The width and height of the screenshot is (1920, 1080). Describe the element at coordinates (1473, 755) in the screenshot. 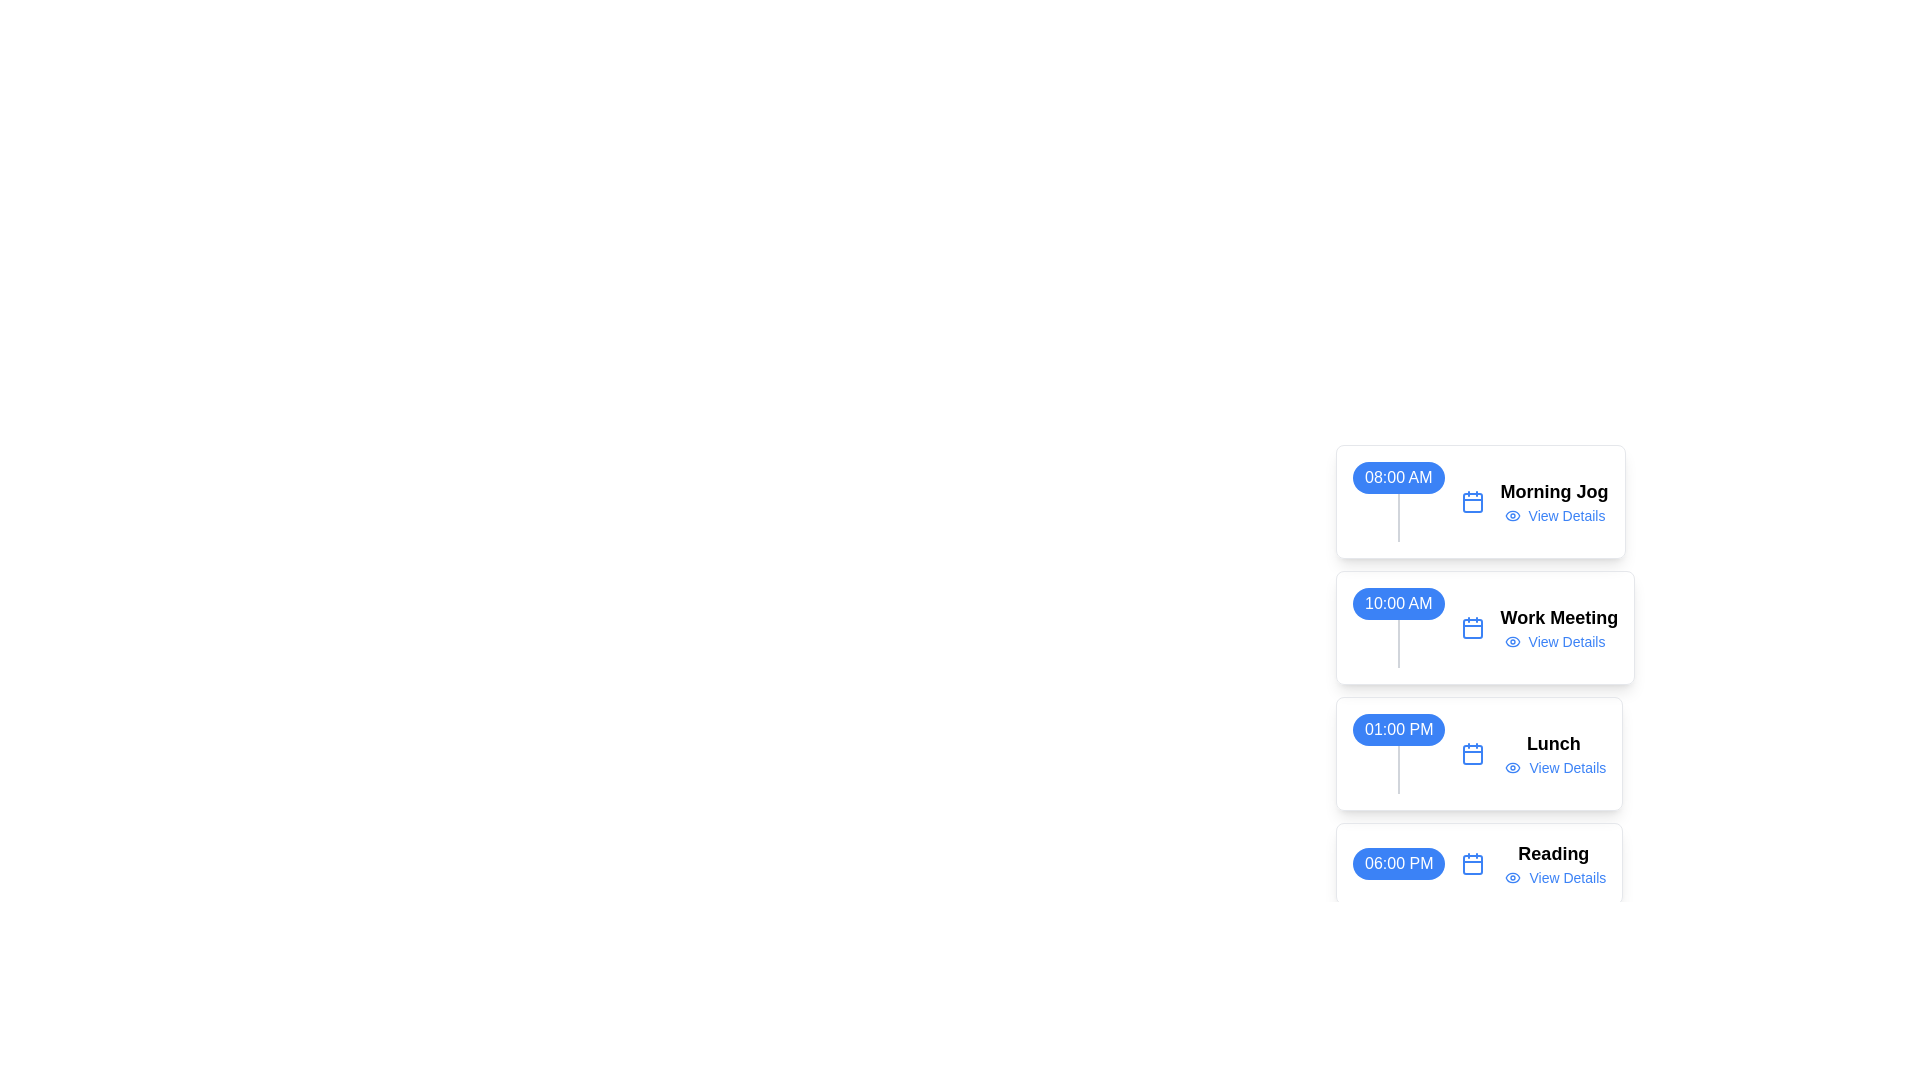

I see `the calendar icon representing a date or event in the timeline, which is located to the left of the '01:00 PM' time label and above 'Lunch'` at that location.